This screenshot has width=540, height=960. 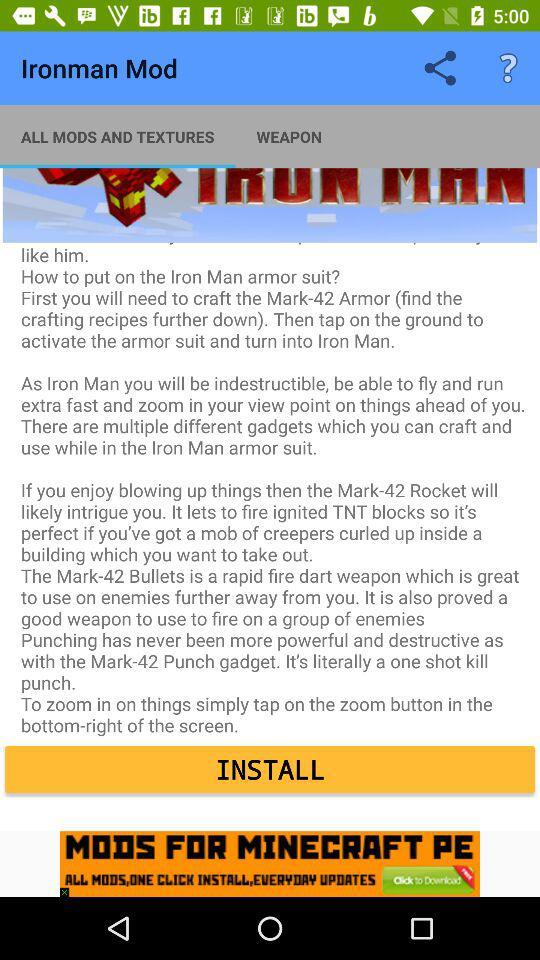 What do you see at coordinates (270, 863) in the screenshot?
I see `item below the install` at bounding box center [270, 863].